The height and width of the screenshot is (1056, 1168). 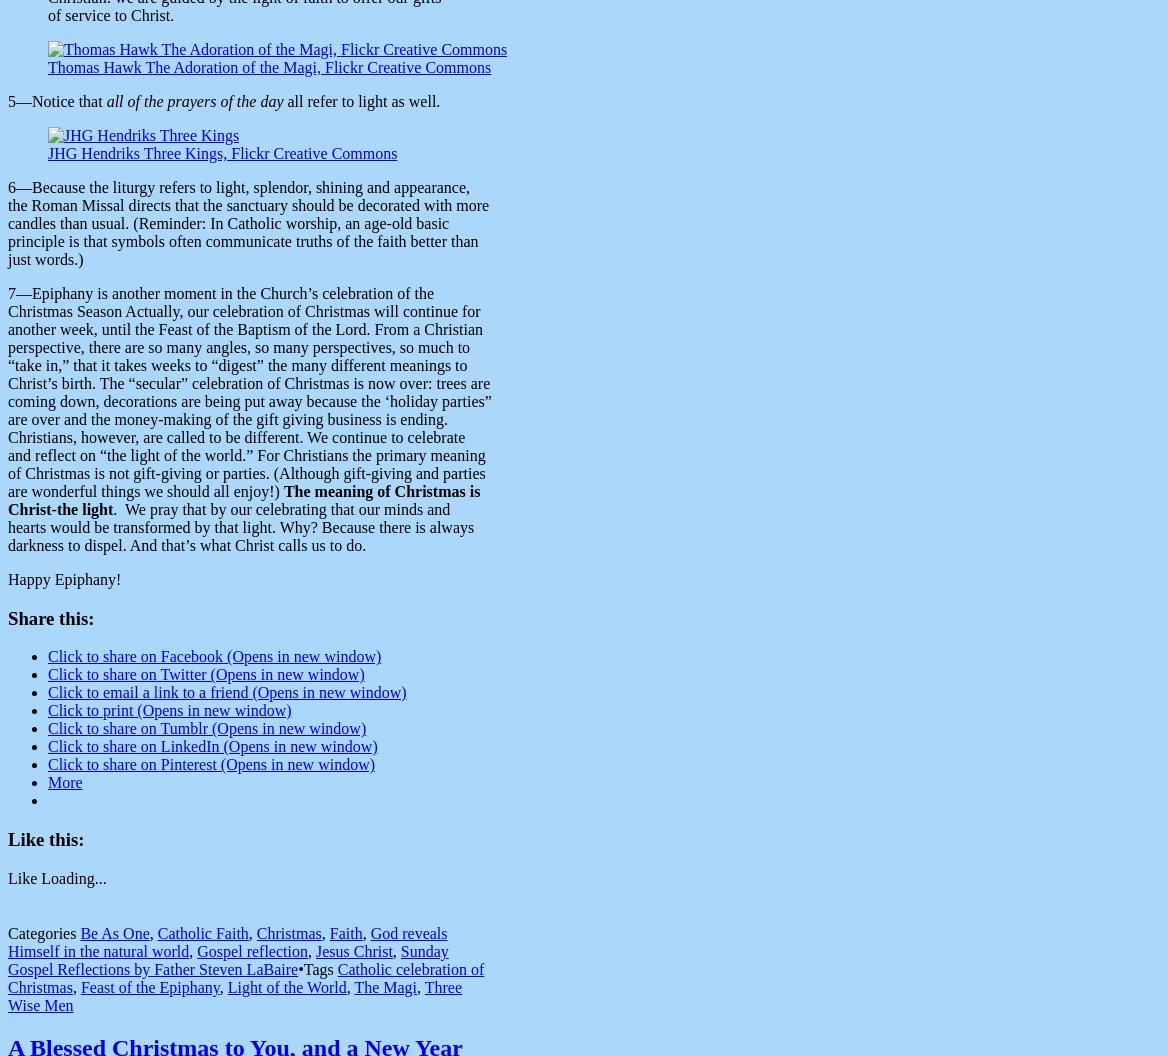 I want to click on 'Click to share on LinkedIn (Opens in new window)', so click(x=212, y=745).